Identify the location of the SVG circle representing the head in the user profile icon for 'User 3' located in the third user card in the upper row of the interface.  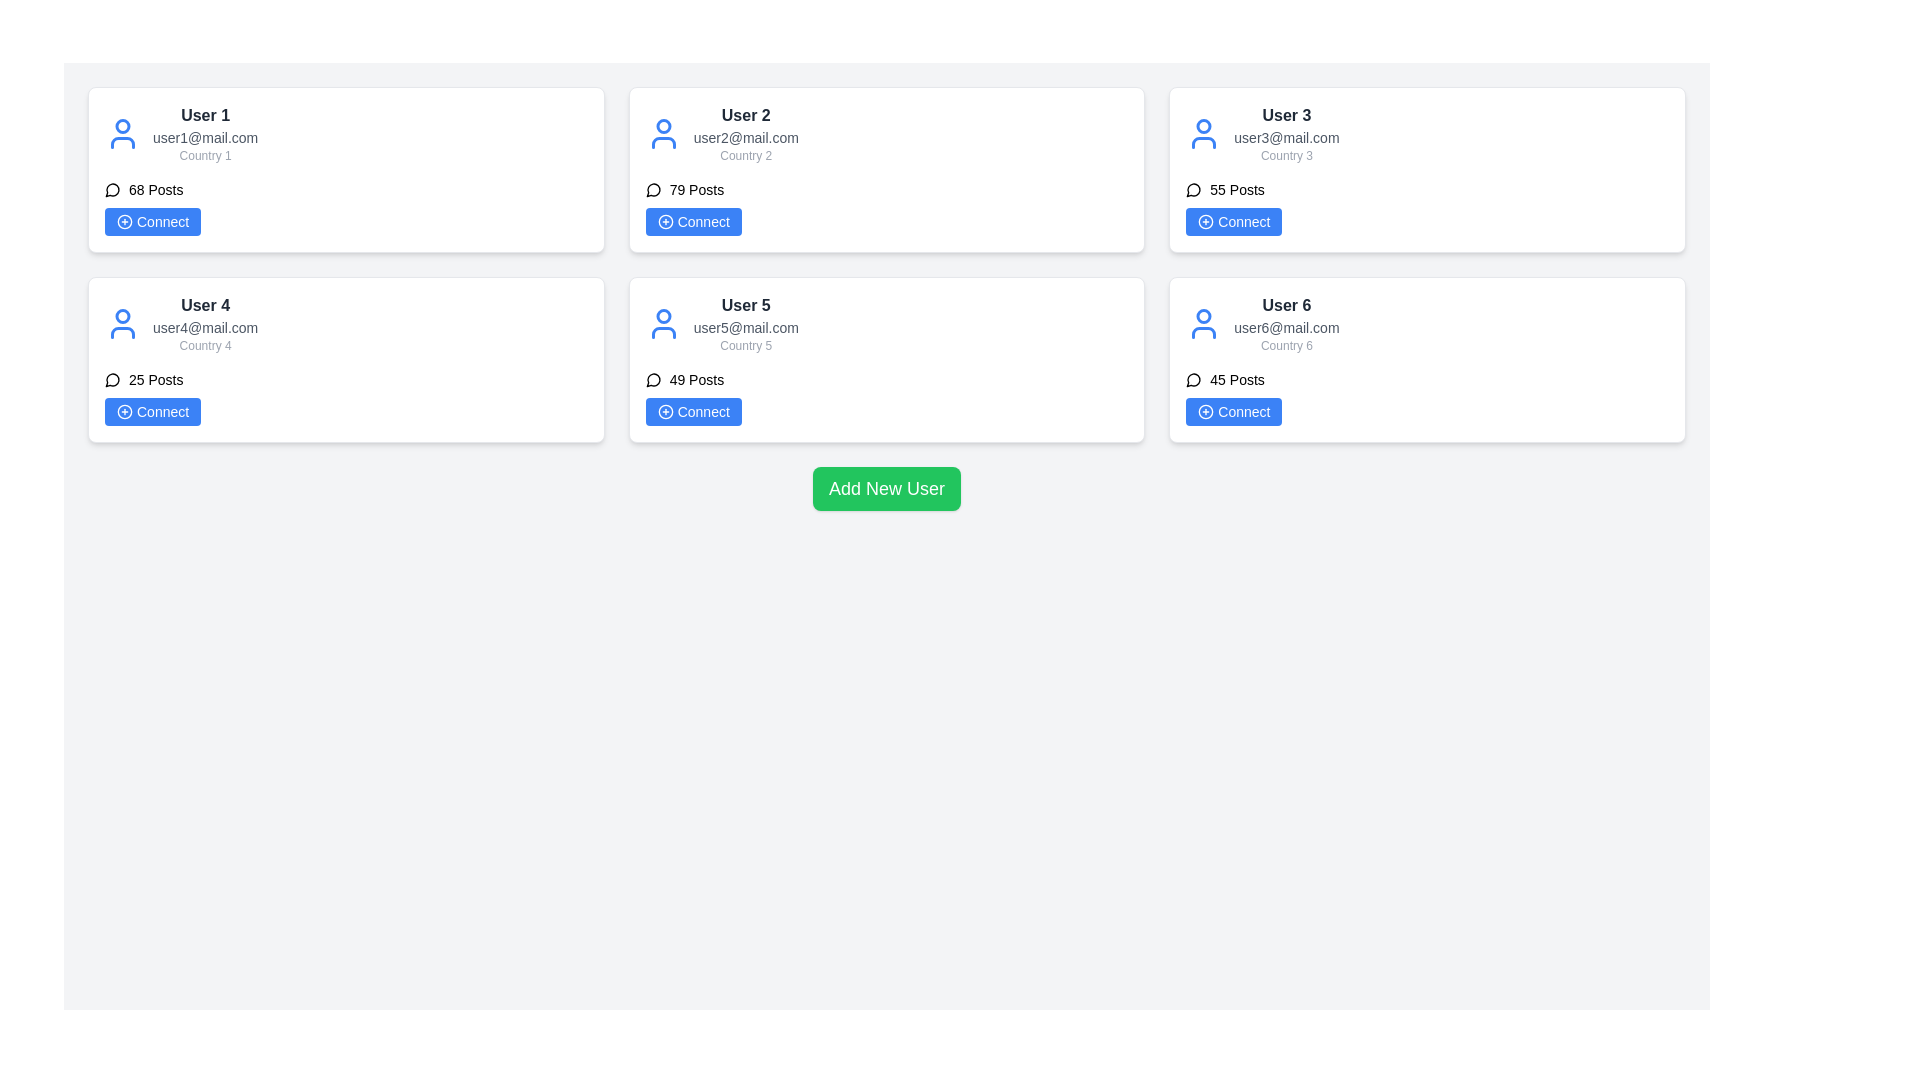
(1203, 126).